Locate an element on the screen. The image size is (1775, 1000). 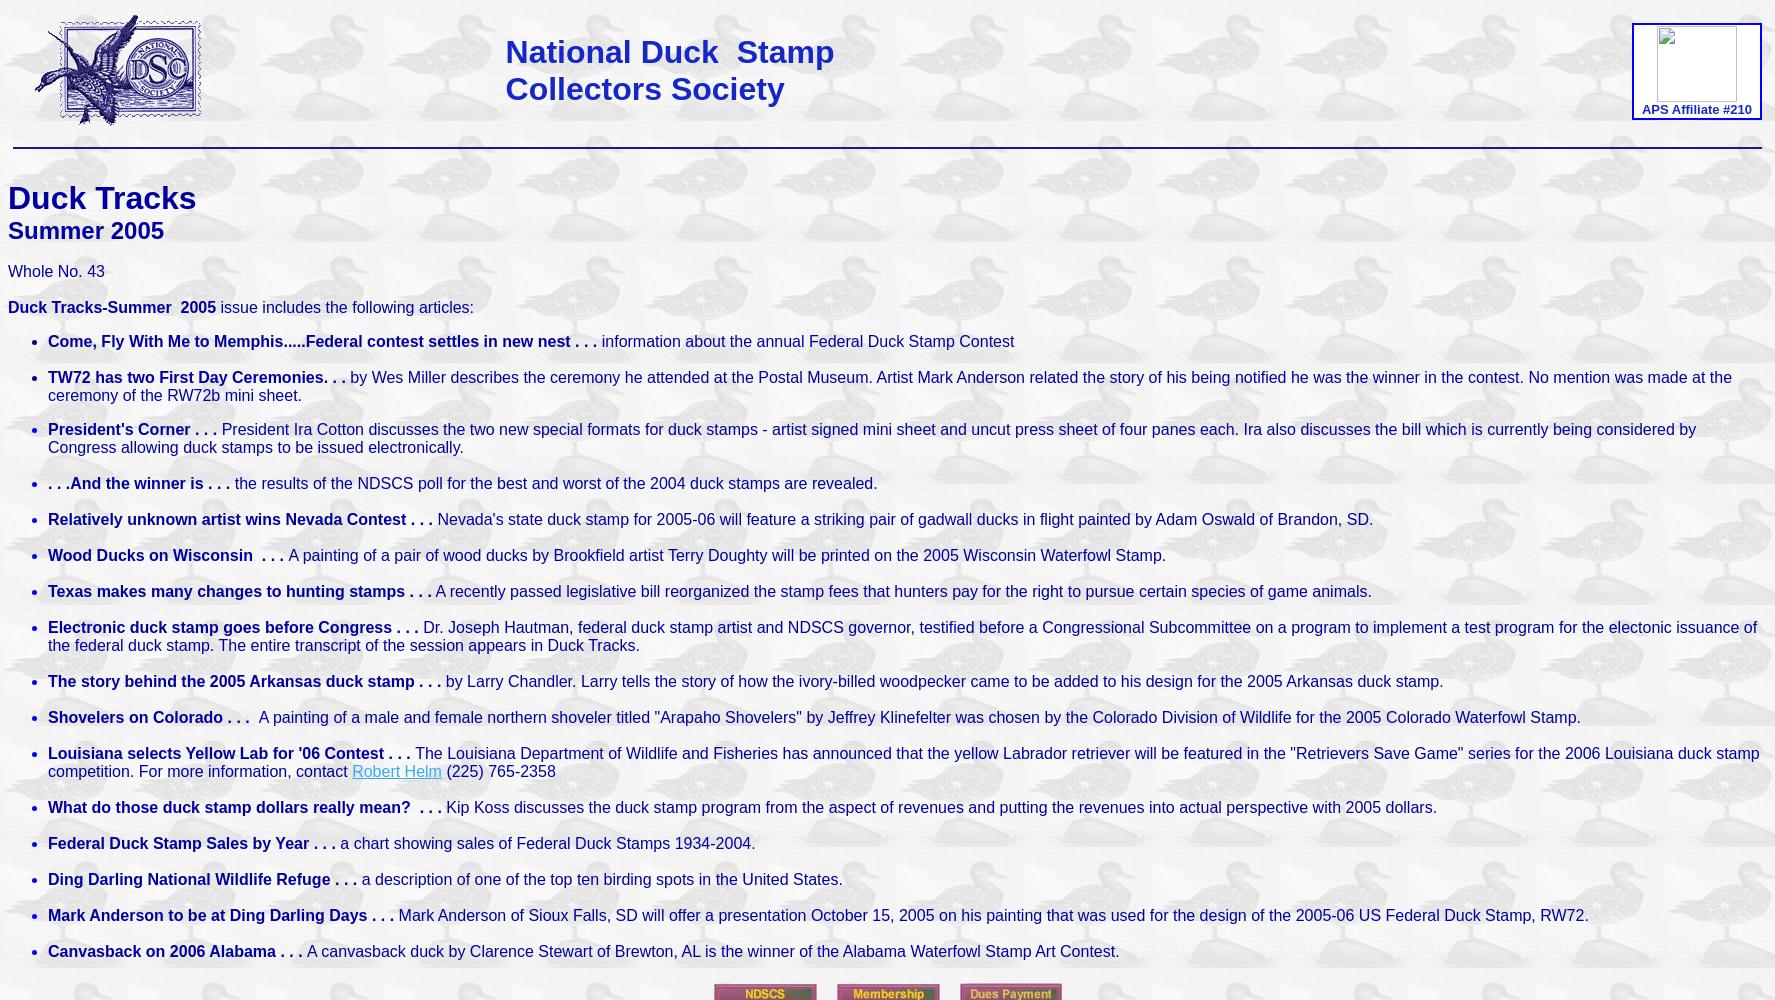
'elatively
    unknown artist wins Nevada Contest . . .' is located at coordinates (247, 519).